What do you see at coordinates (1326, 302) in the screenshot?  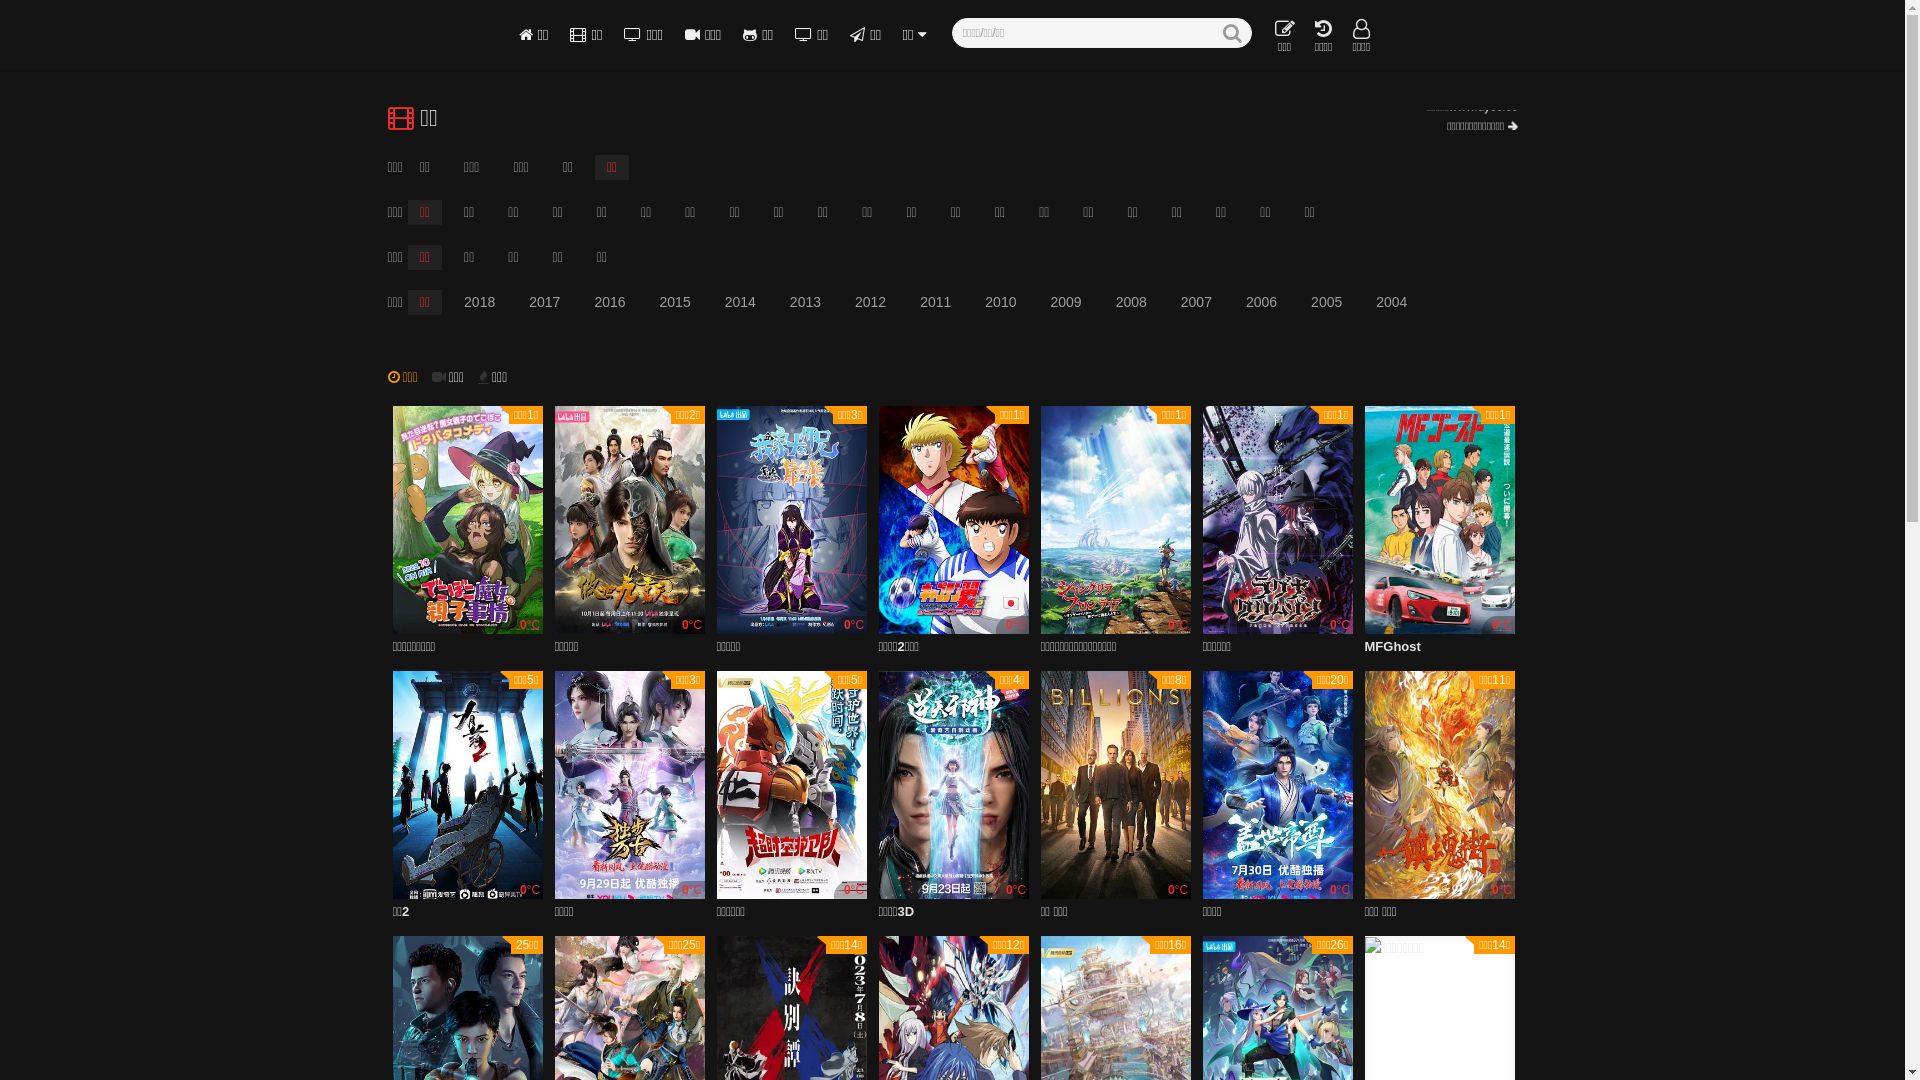 I see `'2005'` at bounding box center [1326, 302].